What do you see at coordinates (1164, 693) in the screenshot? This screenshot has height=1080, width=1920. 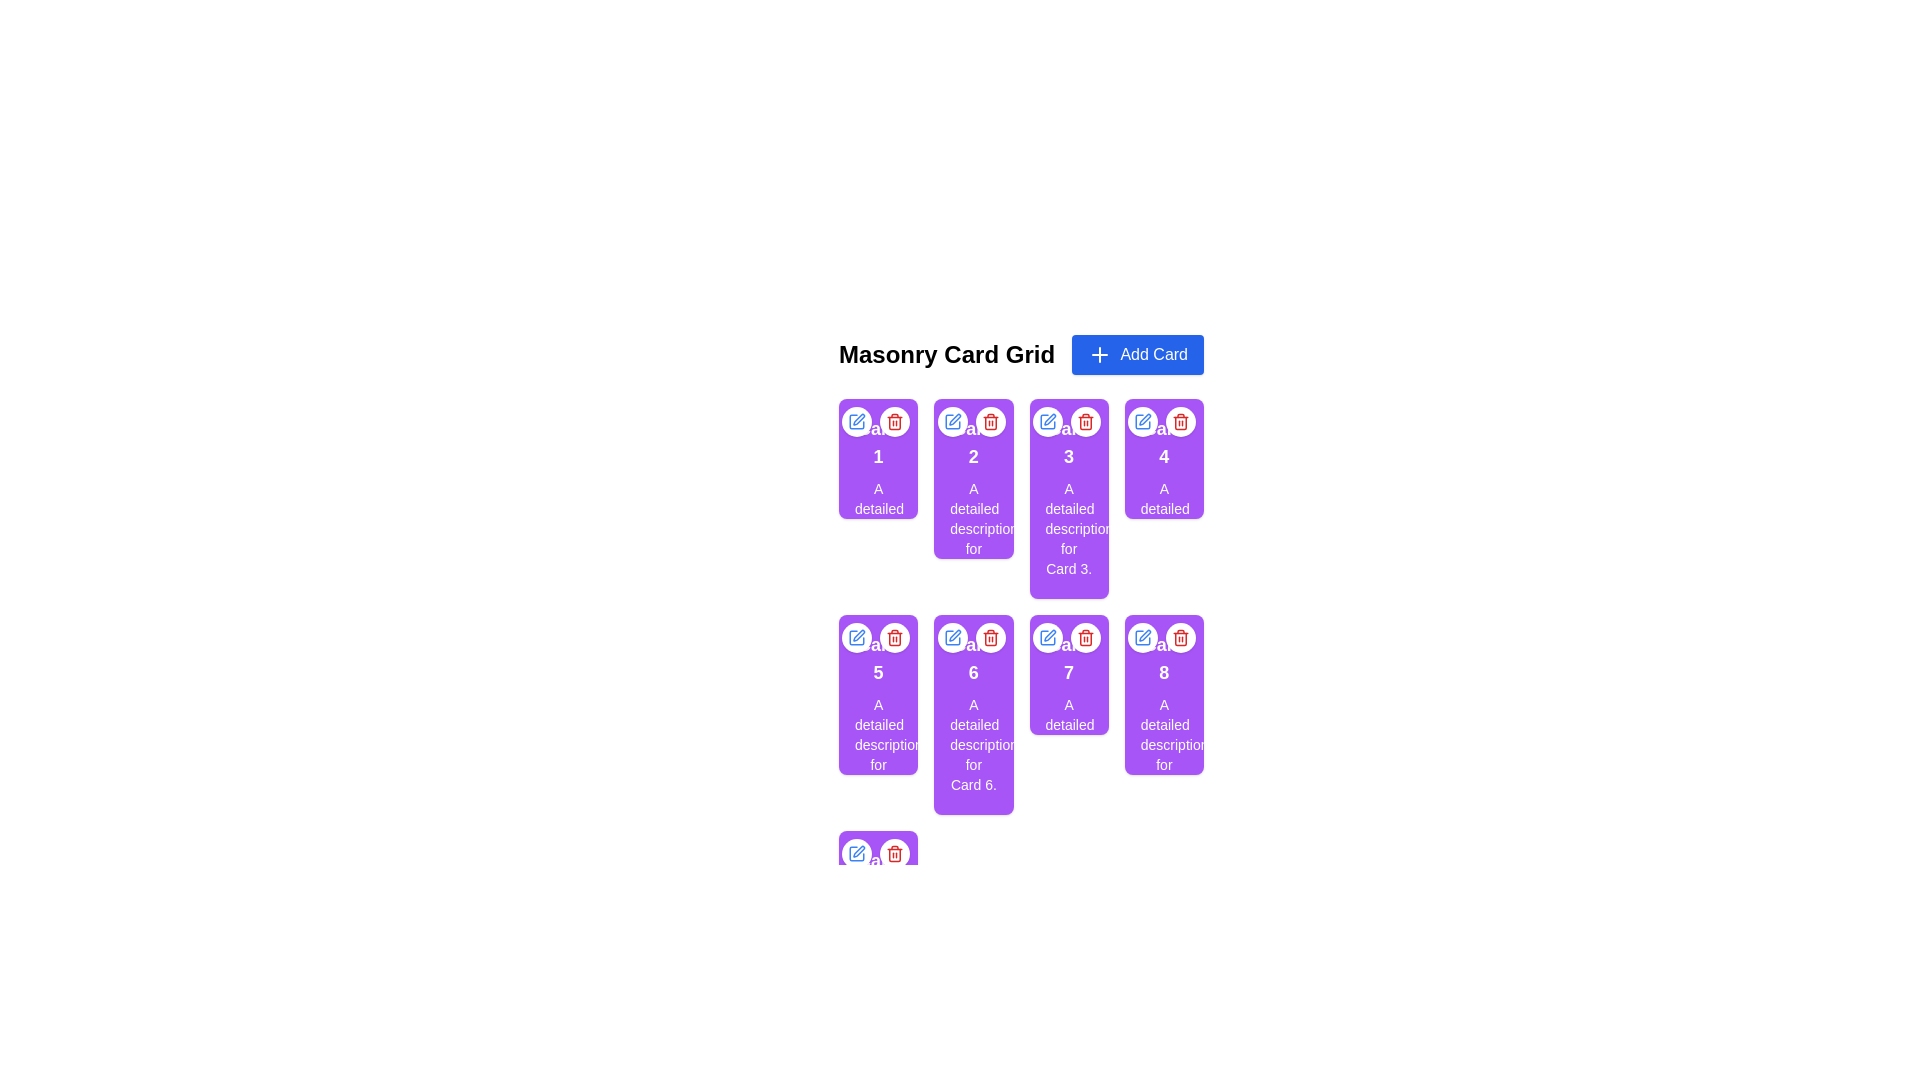 I see `the informational card detailing 'Card 8', which is located in the fourth column and second row of the grid layout` at bounding box center [1164, 693].